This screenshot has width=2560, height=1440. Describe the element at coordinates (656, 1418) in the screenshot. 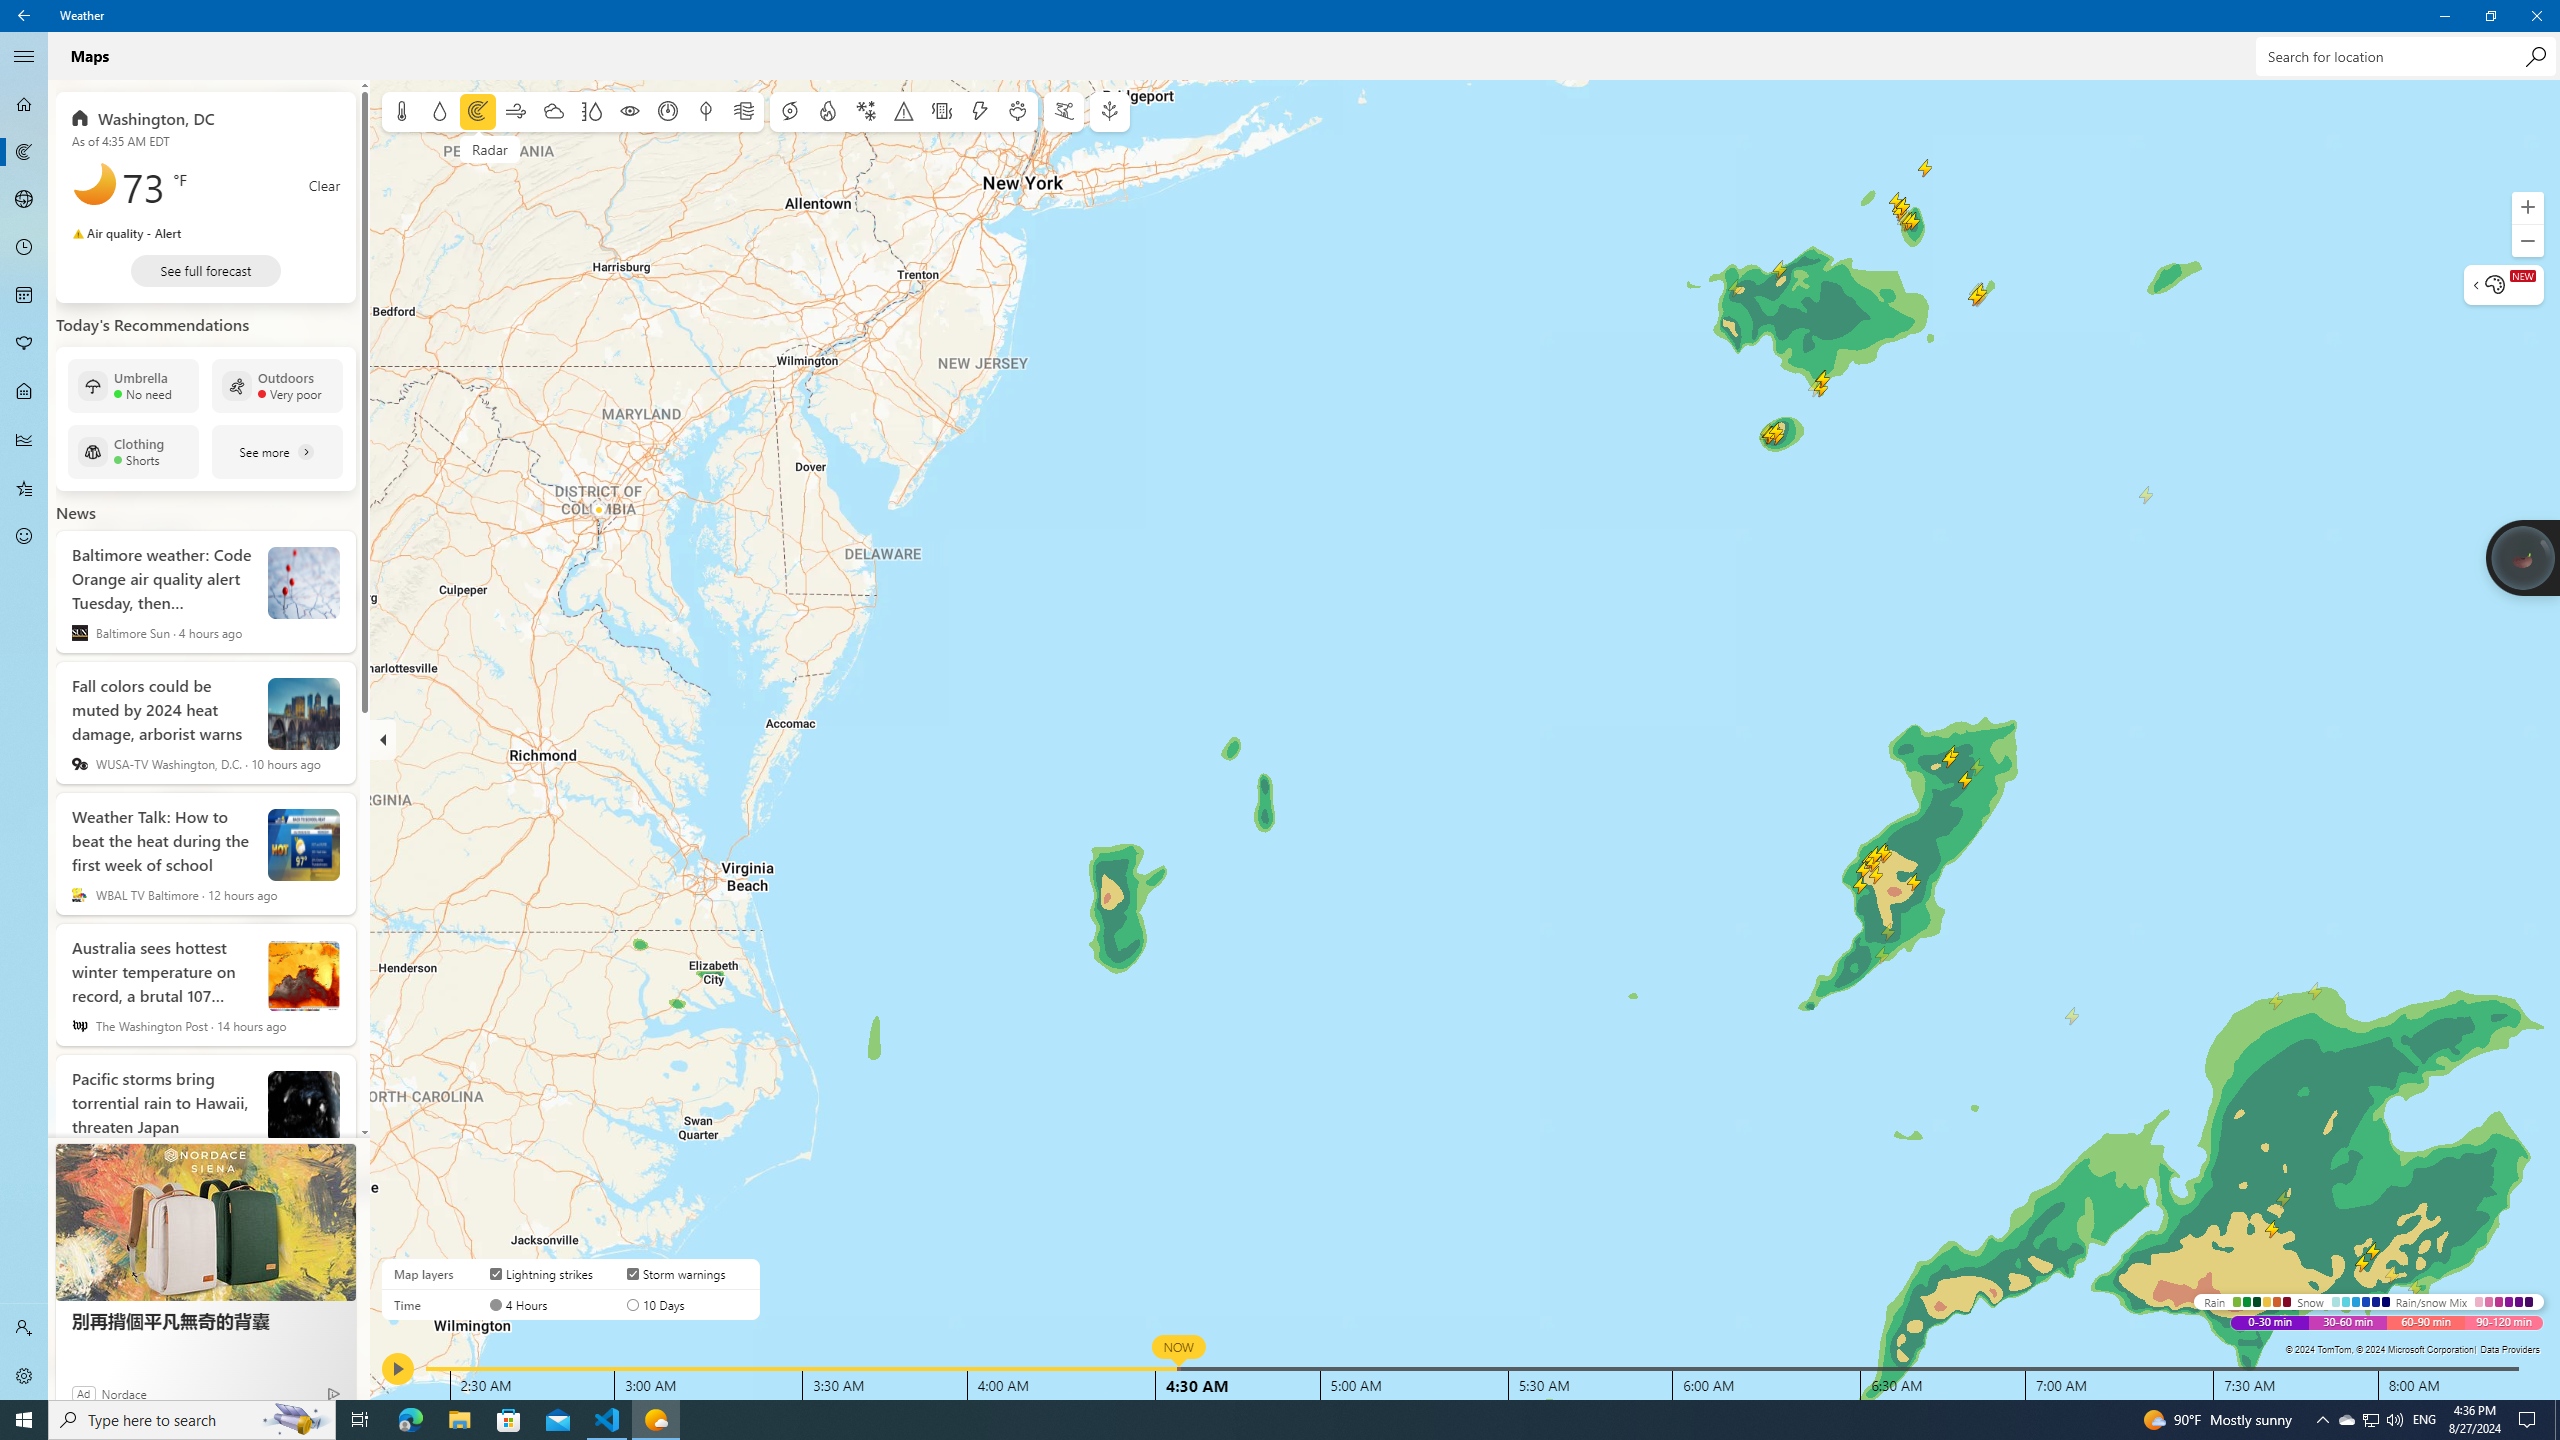

I see `'Weather - 1 running window'` at that location.